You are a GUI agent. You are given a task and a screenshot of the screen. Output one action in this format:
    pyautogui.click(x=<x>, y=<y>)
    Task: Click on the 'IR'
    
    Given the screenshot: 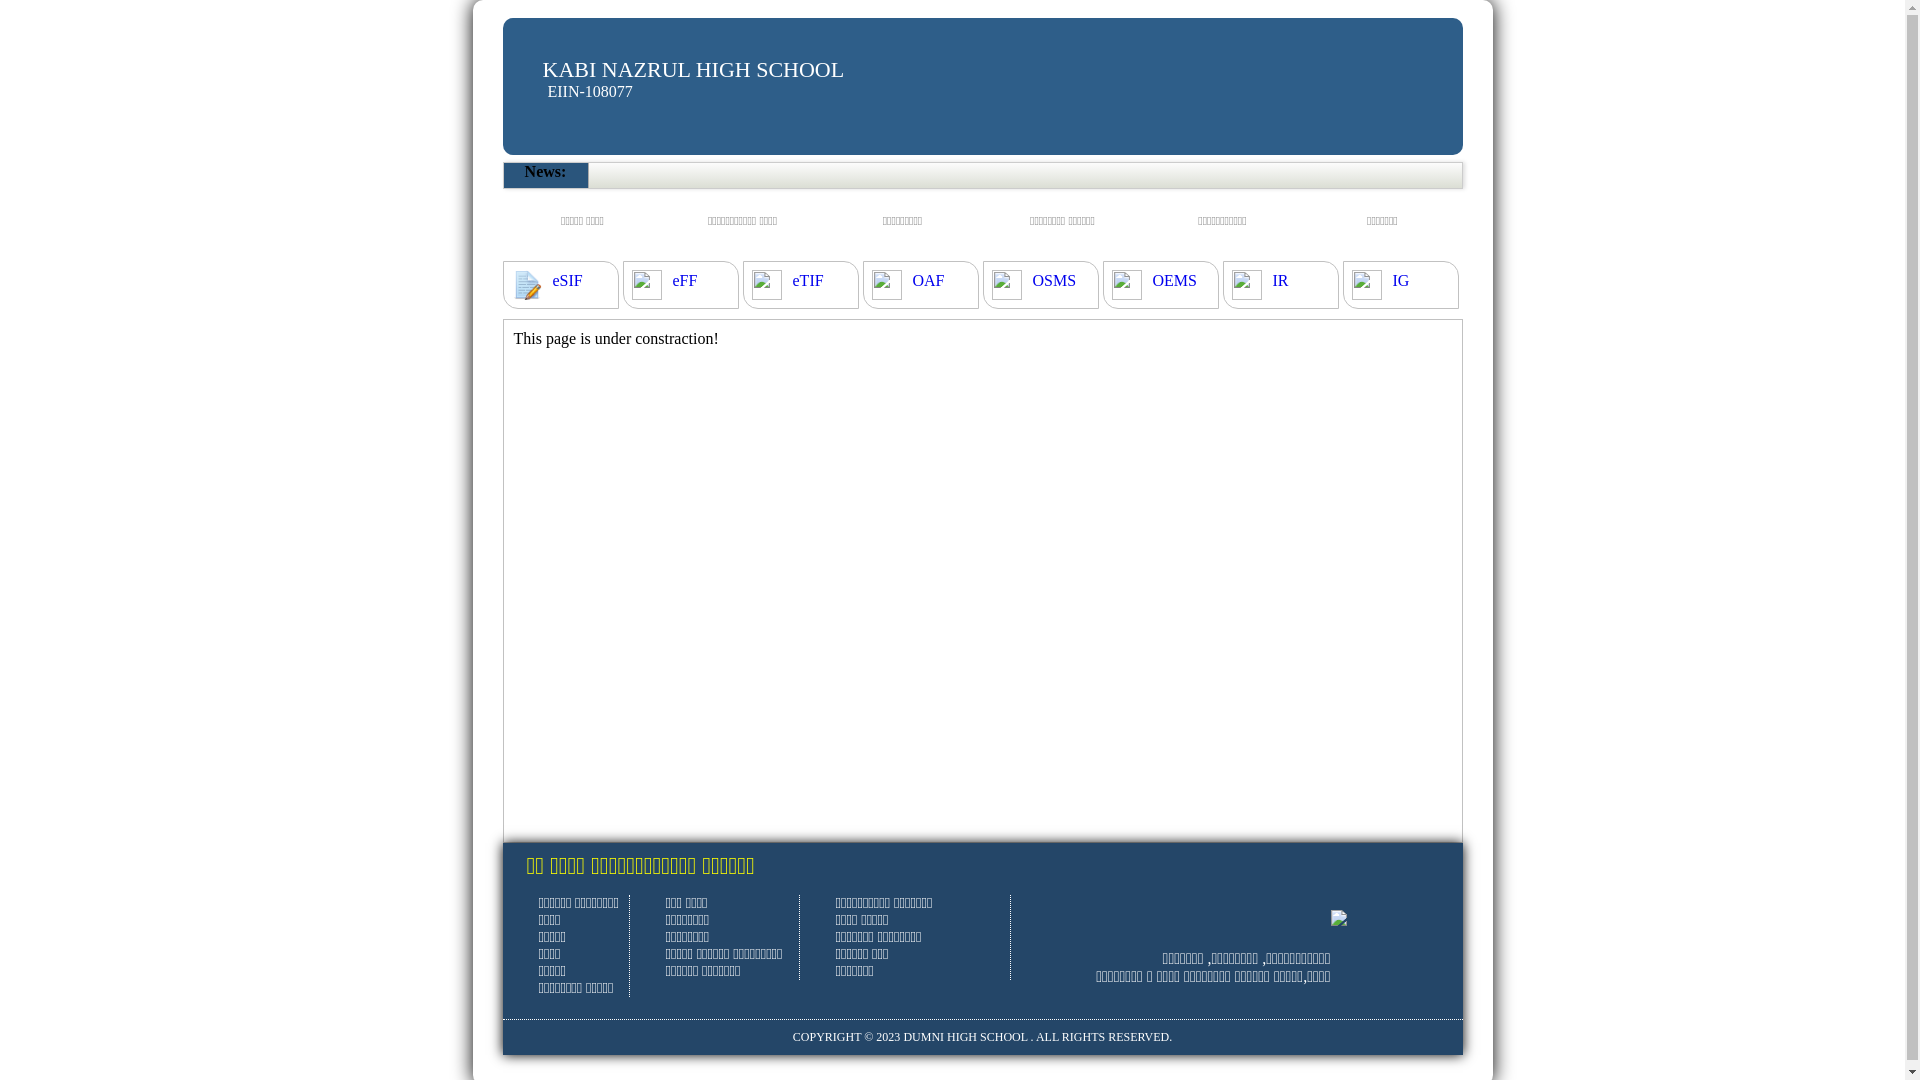 What is the action you would take?
    pyautogui.click(x=1280, y=281)
    